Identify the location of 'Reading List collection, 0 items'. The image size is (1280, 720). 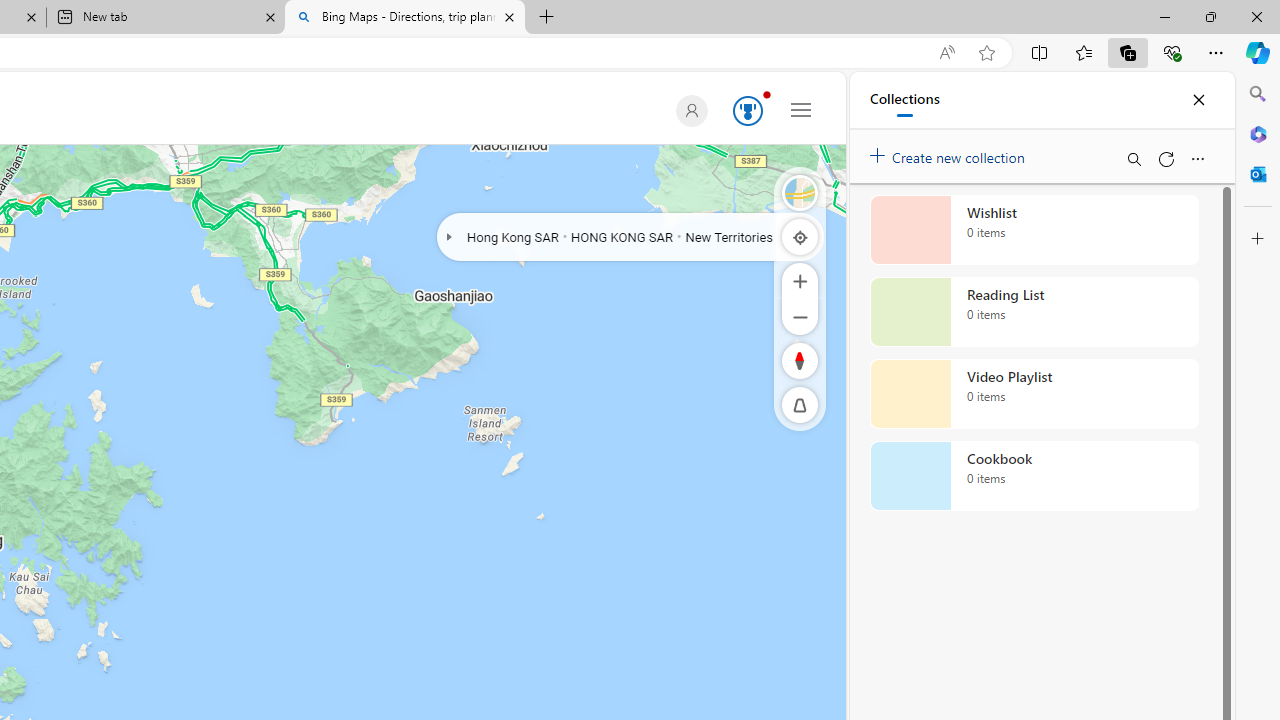
(1034, 312).